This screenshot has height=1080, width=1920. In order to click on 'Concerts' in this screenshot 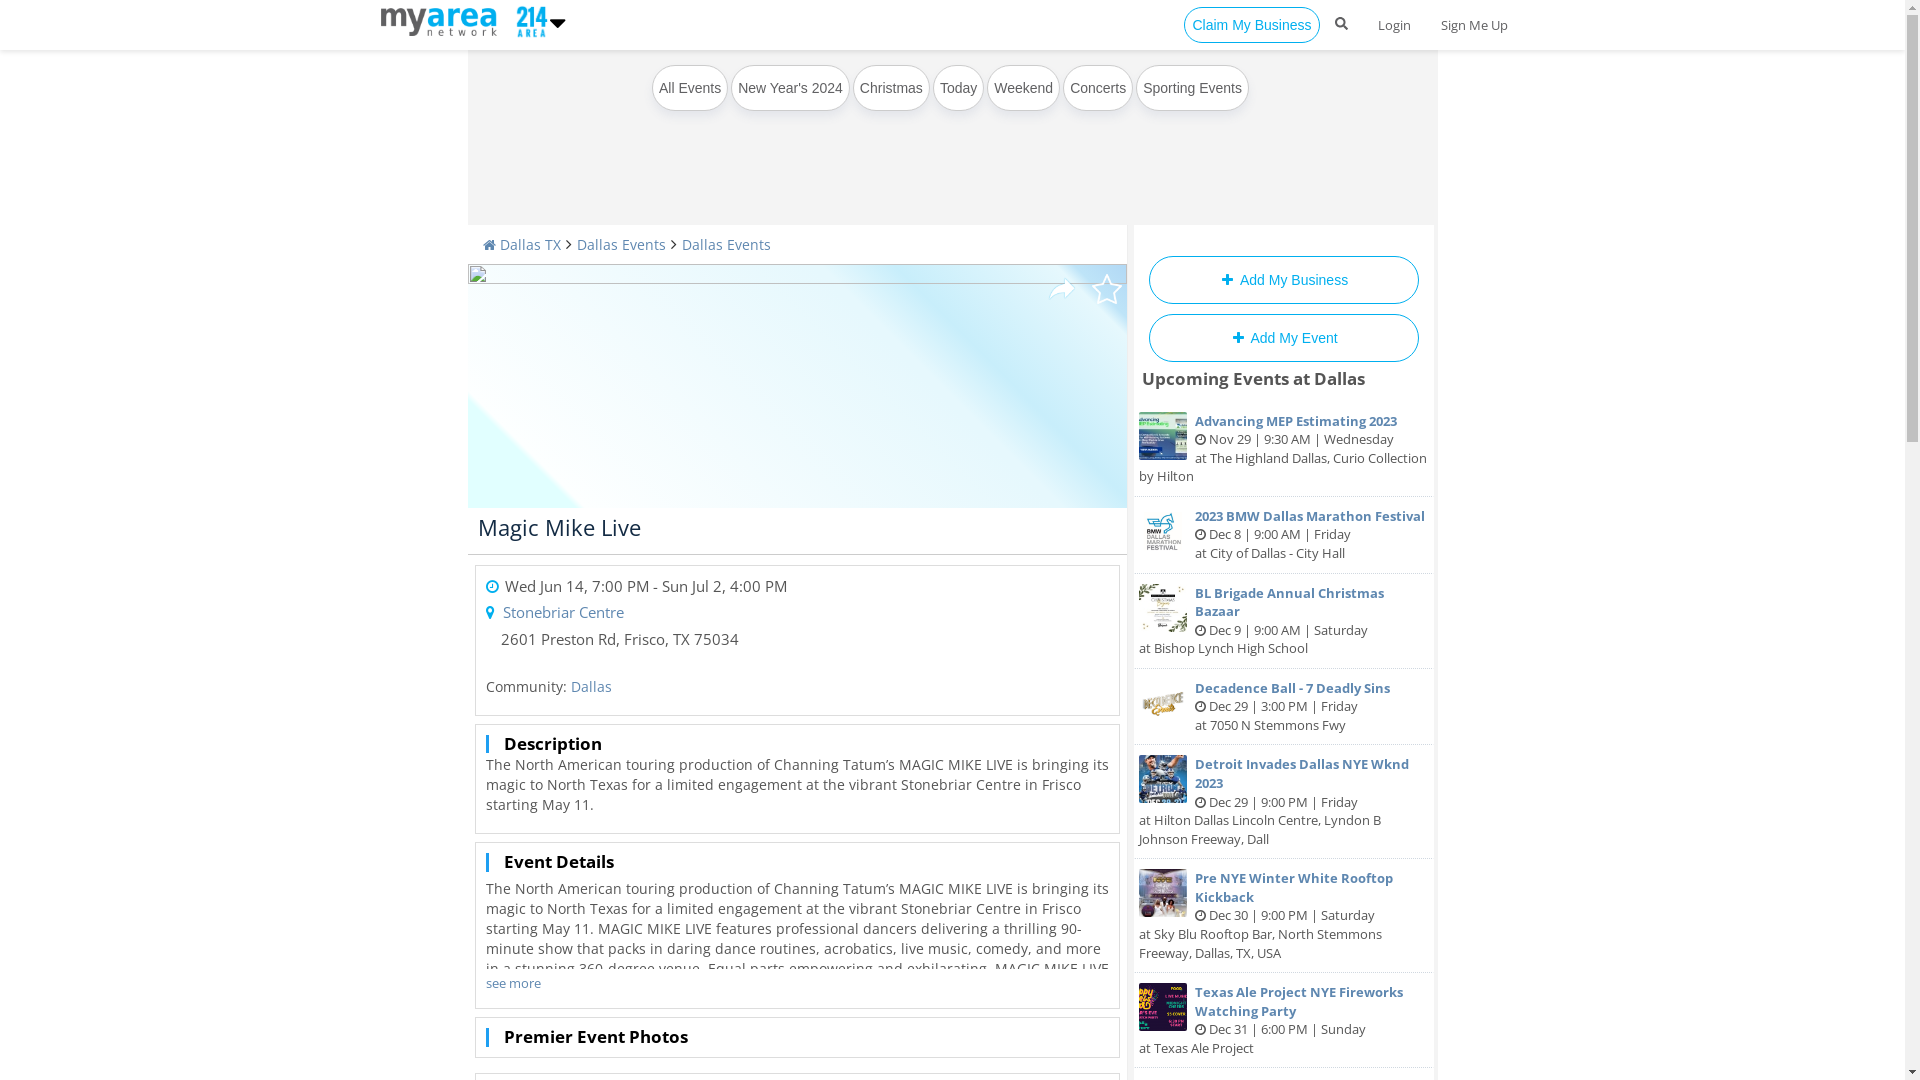, I will do `click(1097, 87)`.